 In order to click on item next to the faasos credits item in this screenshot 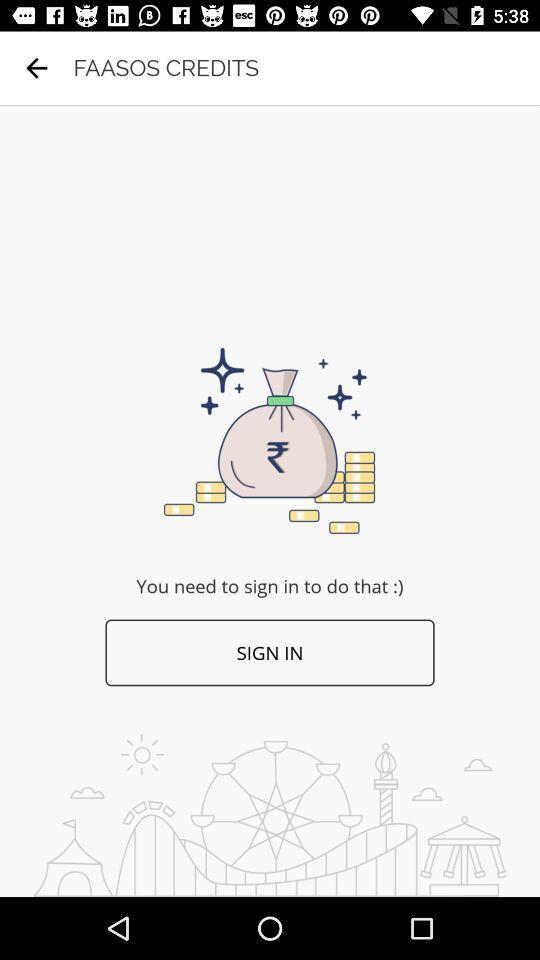, I will do `click(36, 68)`.